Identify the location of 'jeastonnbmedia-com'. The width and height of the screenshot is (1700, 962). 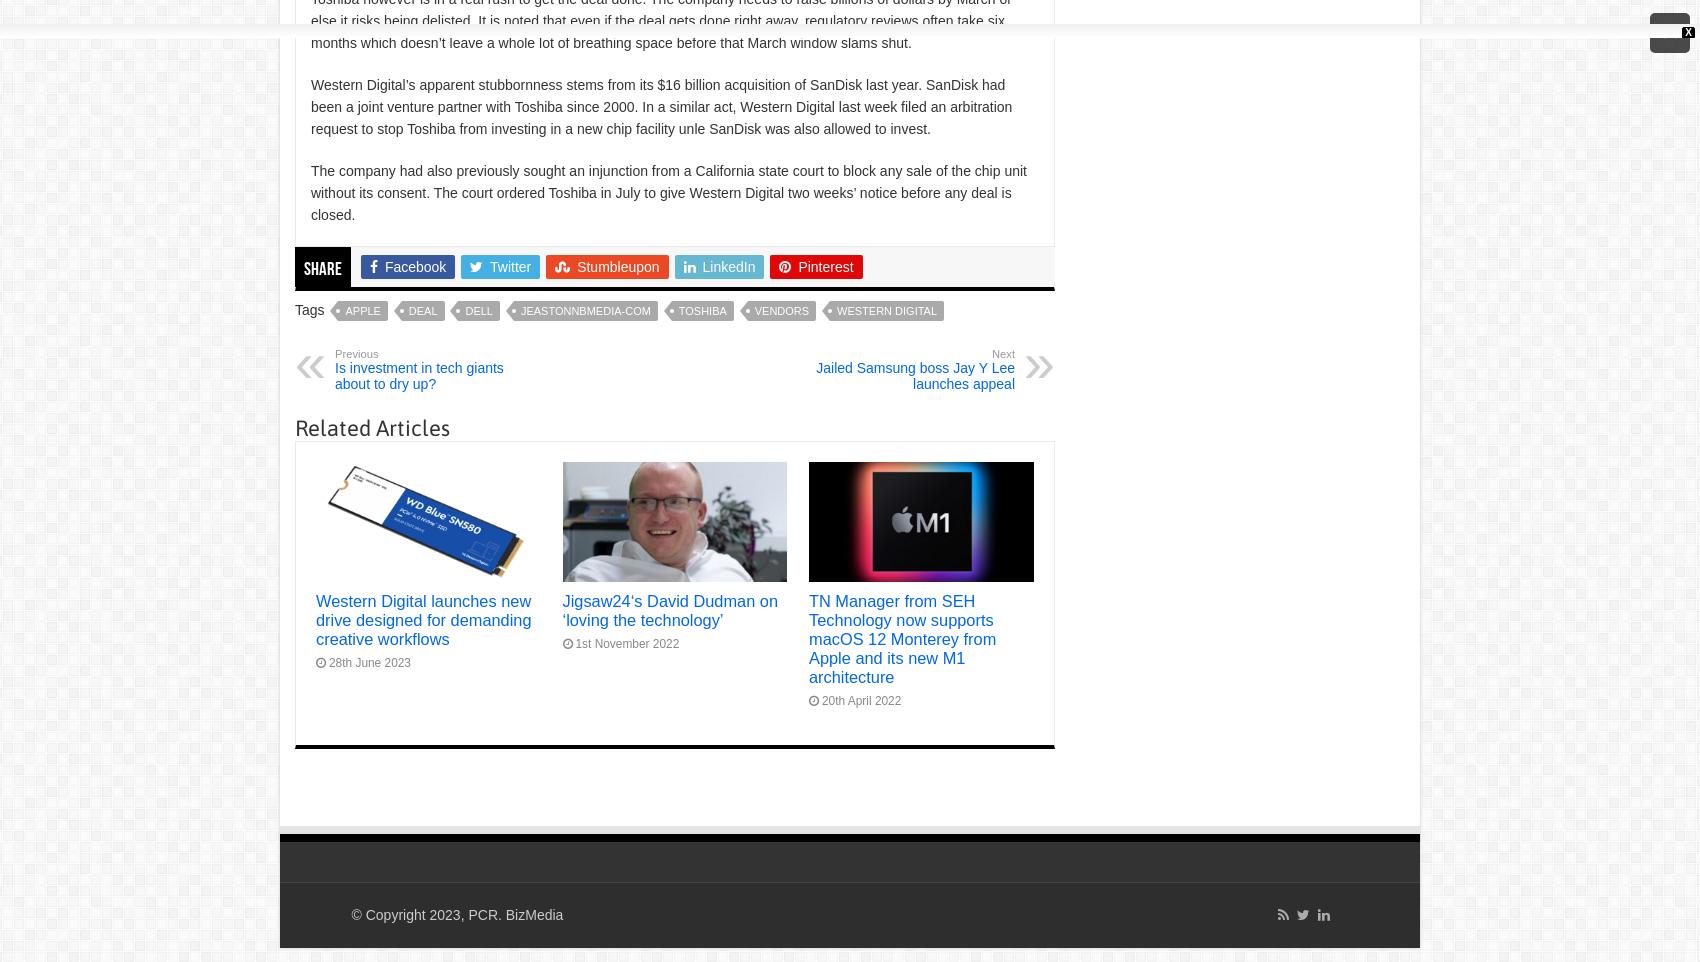
(583, 310).